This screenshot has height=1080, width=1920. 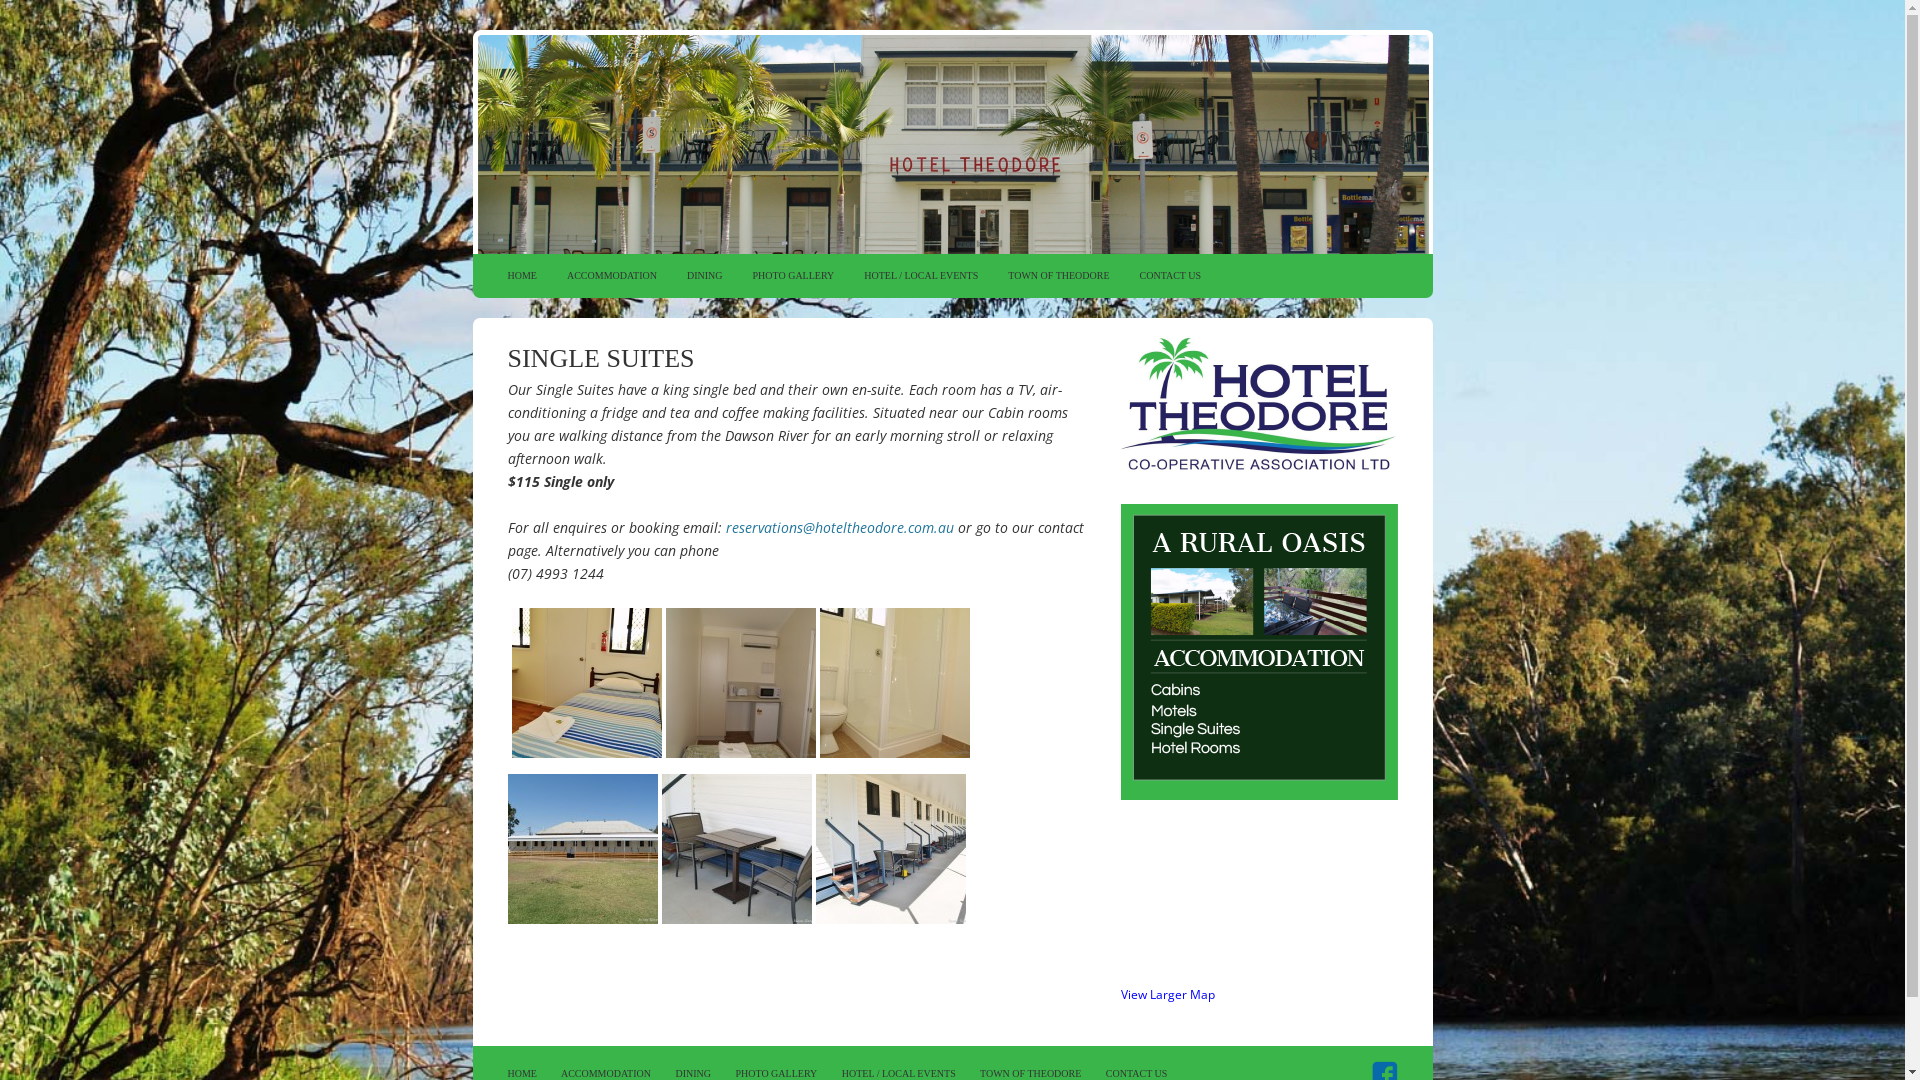 I want to click on 'HOTEL / LOCAL EVENTS', so click(x=920, y=276).